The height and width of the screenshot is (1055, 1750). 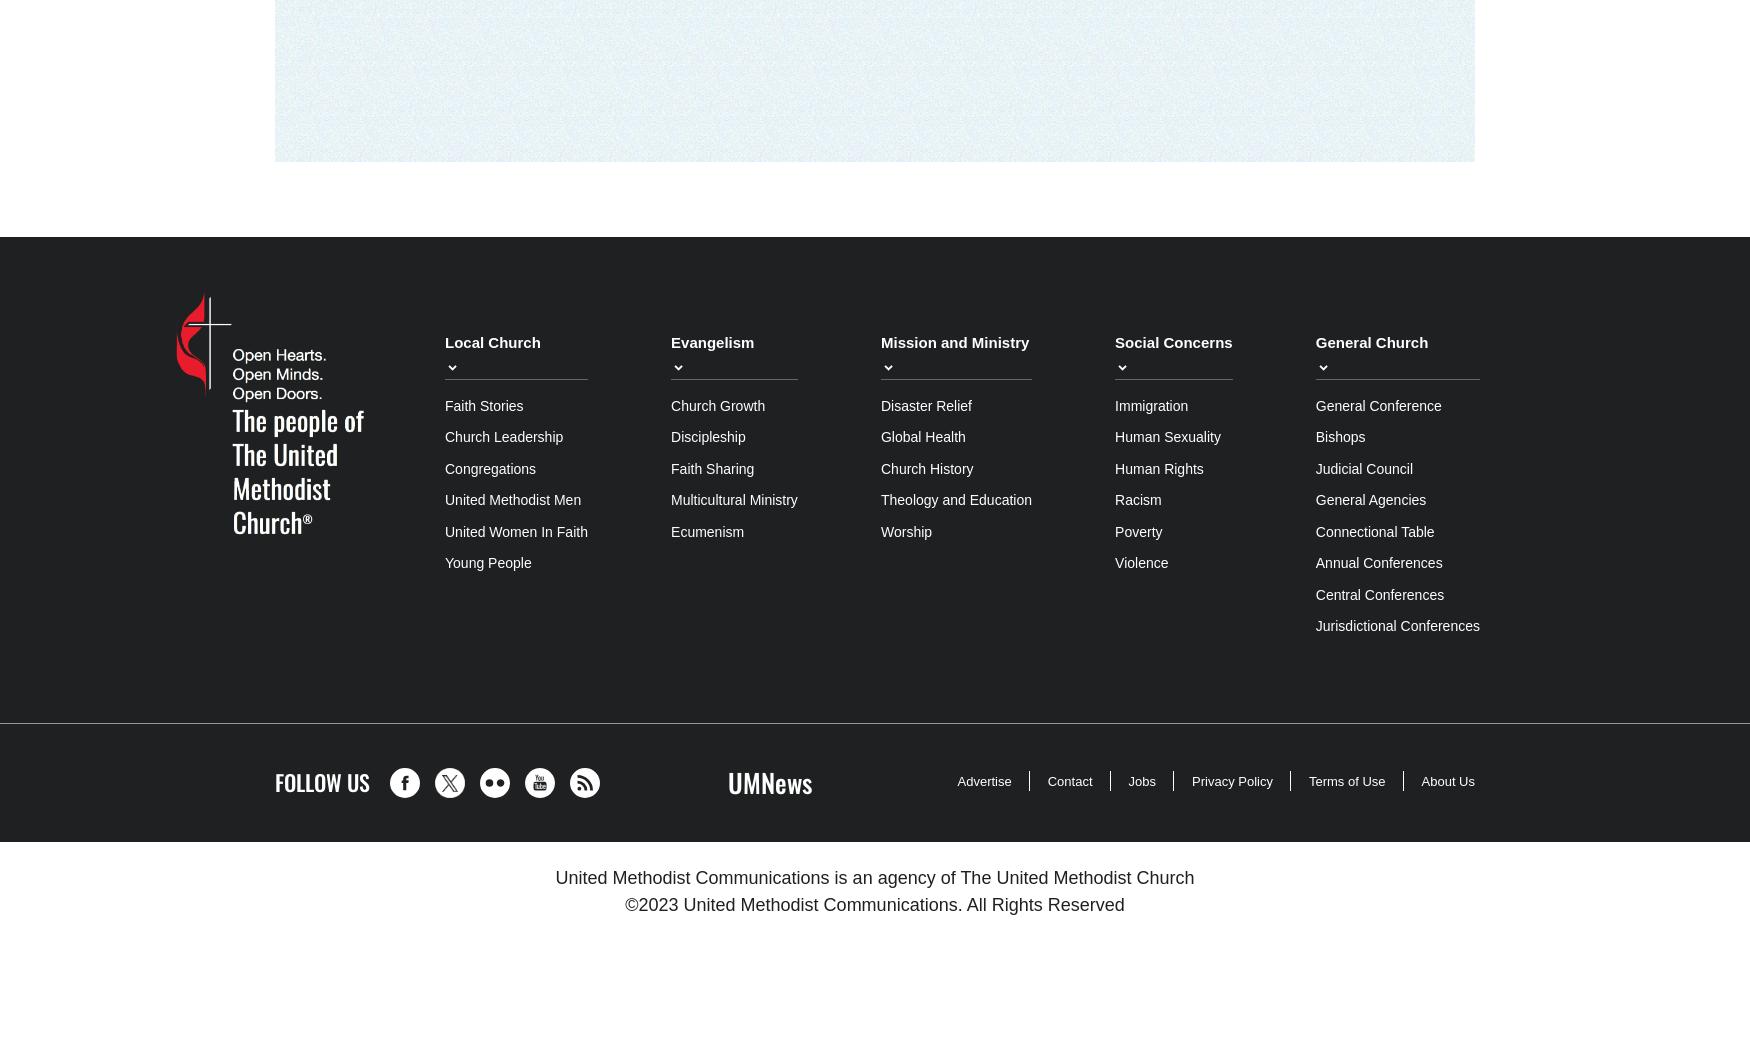 What do you see at coordinates (1376, 405) in the screenshot?
I see `'General Conference'` at bounding box center [1376, 405].